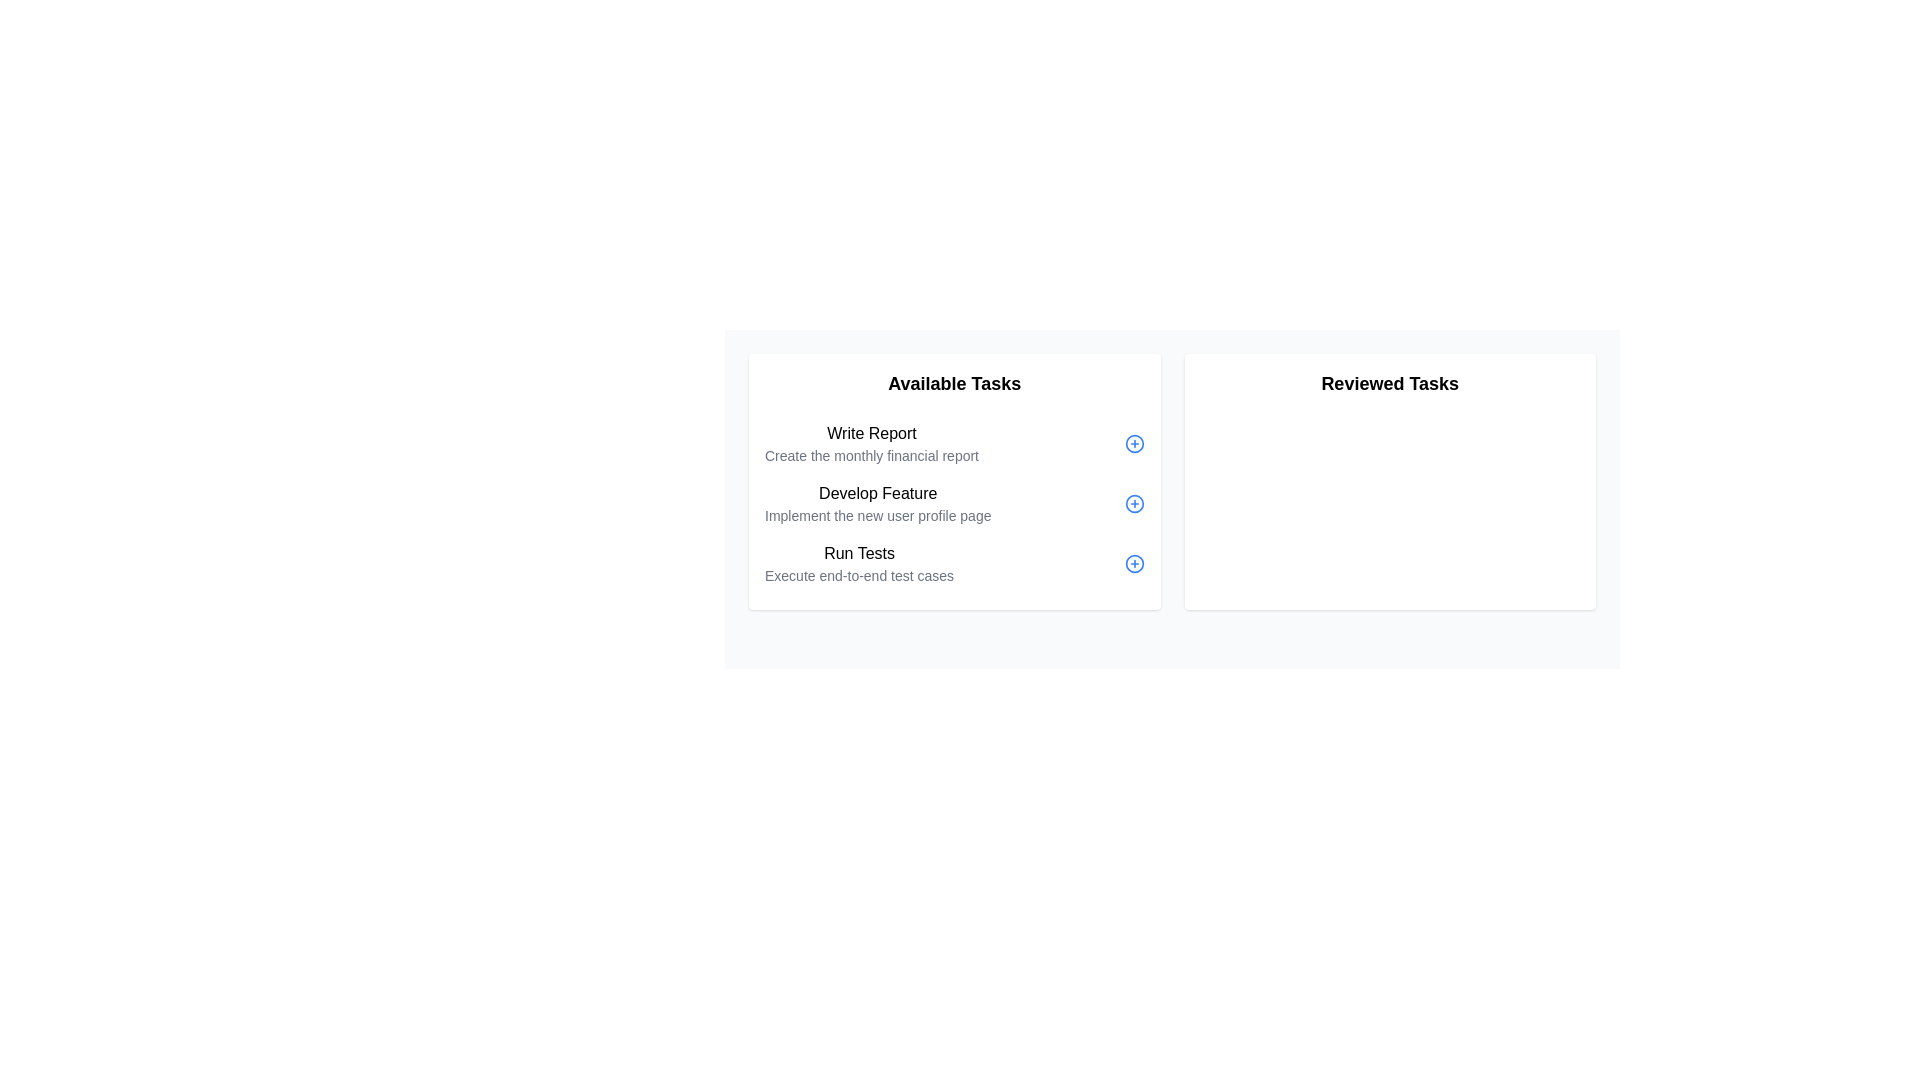  What do you see at coordinates (1134, 503) in the screenshot?
I see `the circular graphical component that is part of the additional actions icon for the 'Develop Feature' task, located between the 'Write Report' and 'Run Tests' tasks` at bounding box center [1134, 503].